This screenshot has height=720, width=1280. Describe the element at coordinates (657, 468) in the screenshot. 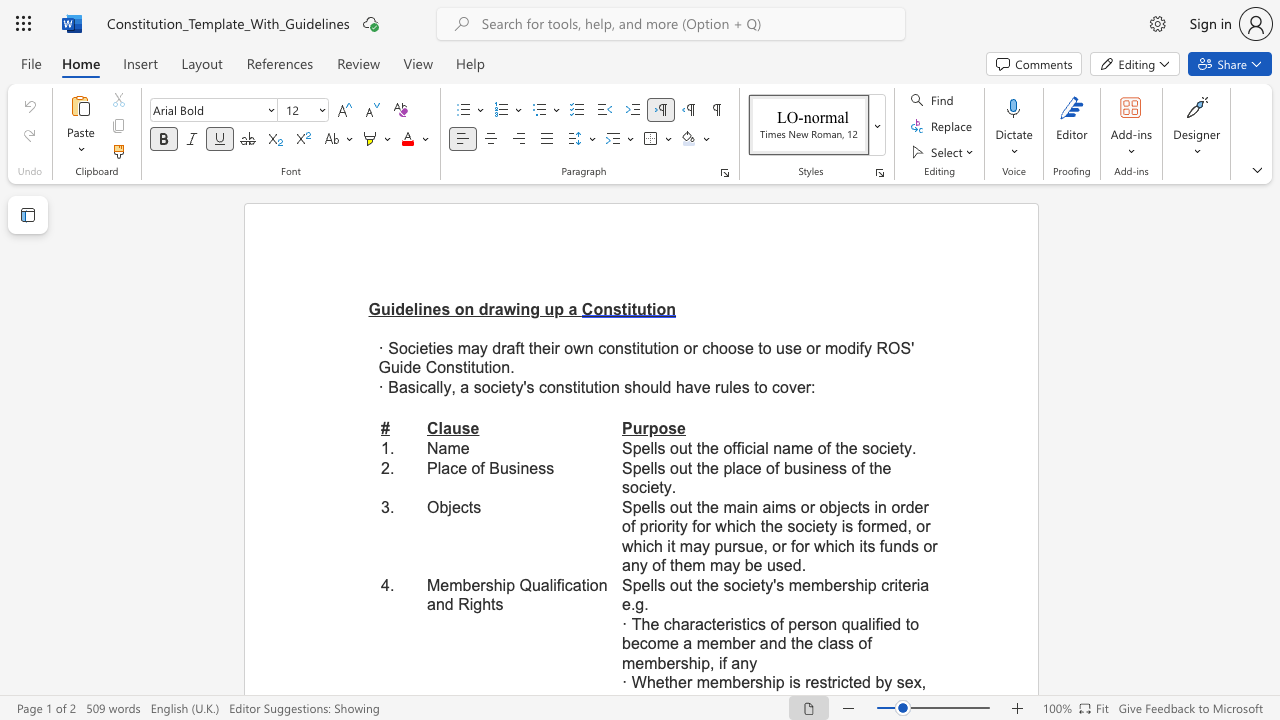

I see `the subset text "s out the place of business of" within the text "Spells out the place of business of the society."` at that location.